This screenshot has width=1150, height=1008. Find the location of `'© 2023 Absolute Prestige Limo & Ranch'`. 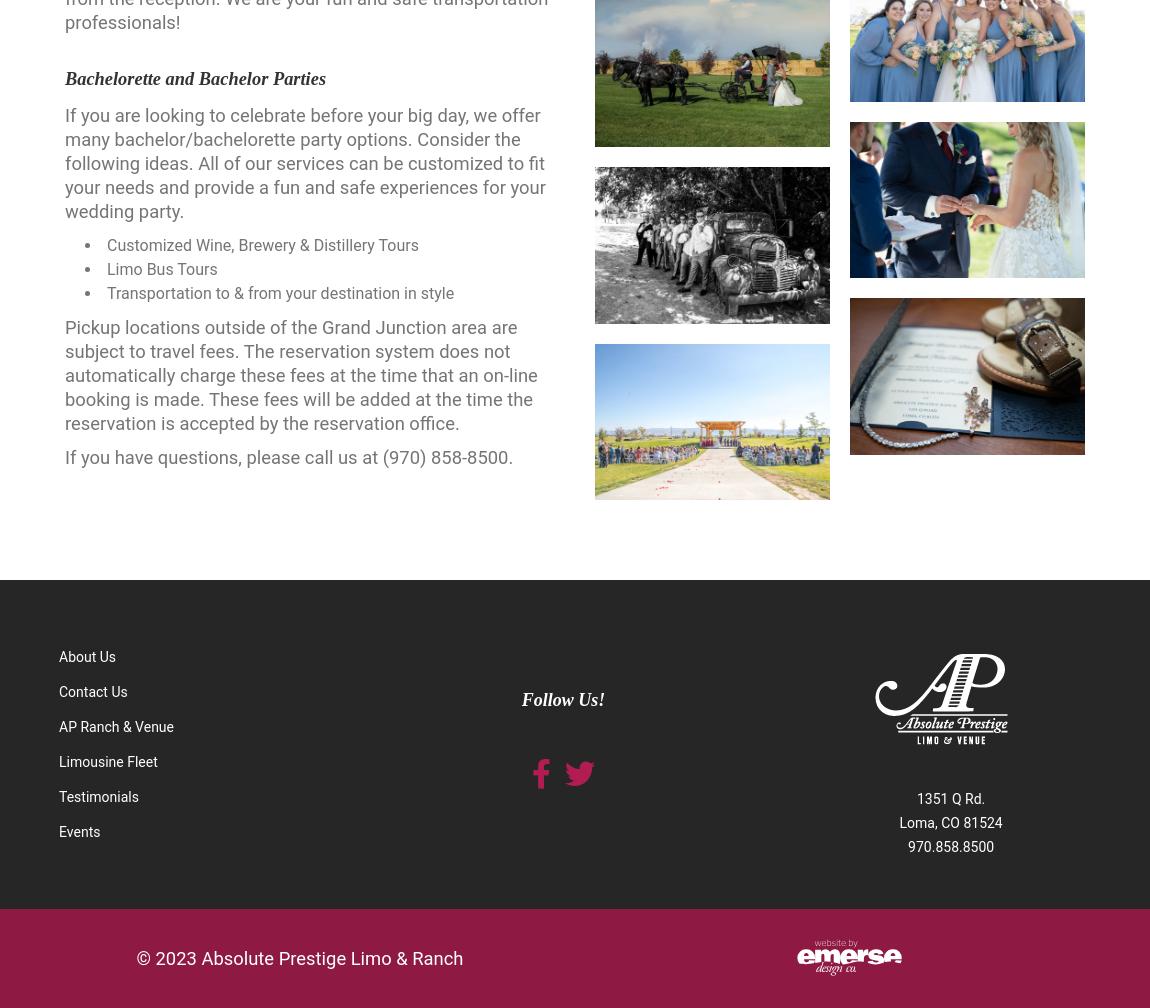

'© 2023 Absolute Prestige Limo & Ranch' is located at coordinates (299, 958).